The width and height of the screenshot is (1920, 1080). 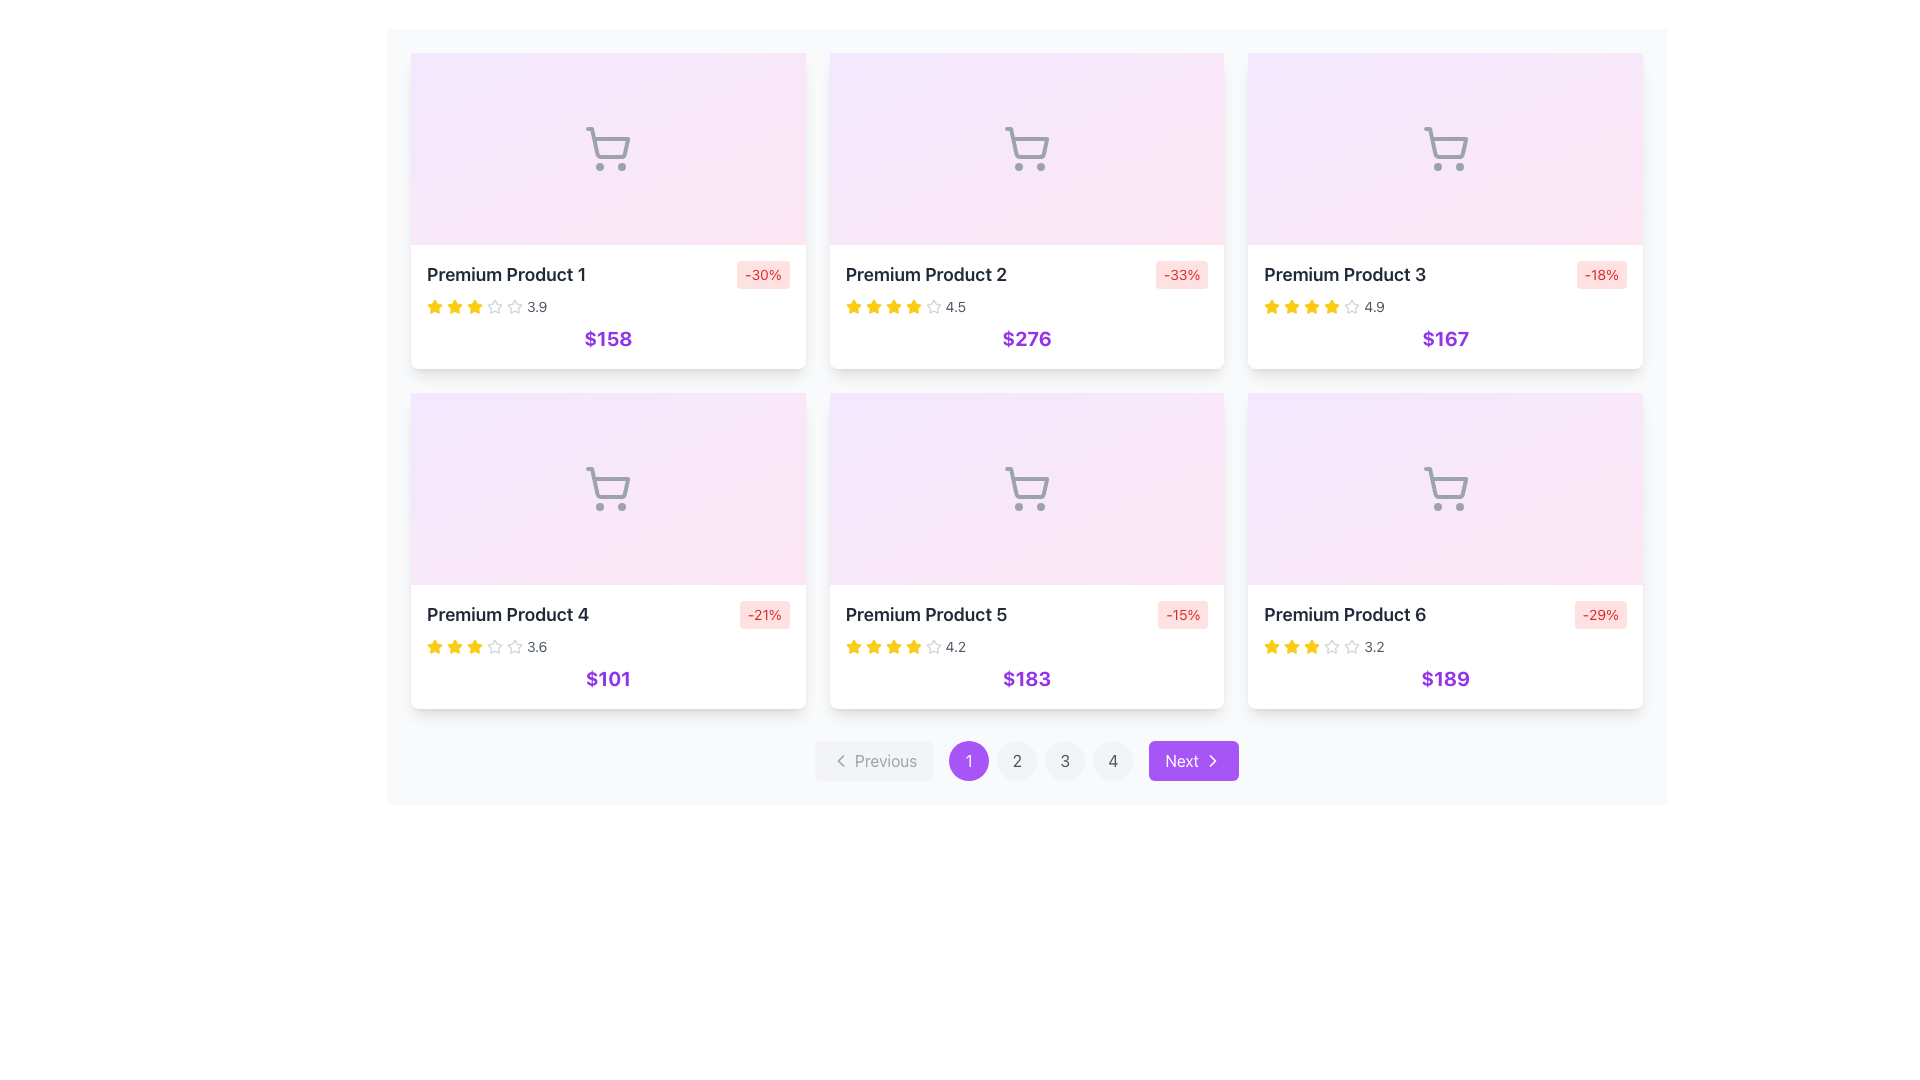 What do you see at coordinates (1312, 307) in the screenshot?
I see `the fifth star in the rating representation for 'Premium Product 3' located in the top-right quadrant of the interface grid` at bounding box center [1312, 307].